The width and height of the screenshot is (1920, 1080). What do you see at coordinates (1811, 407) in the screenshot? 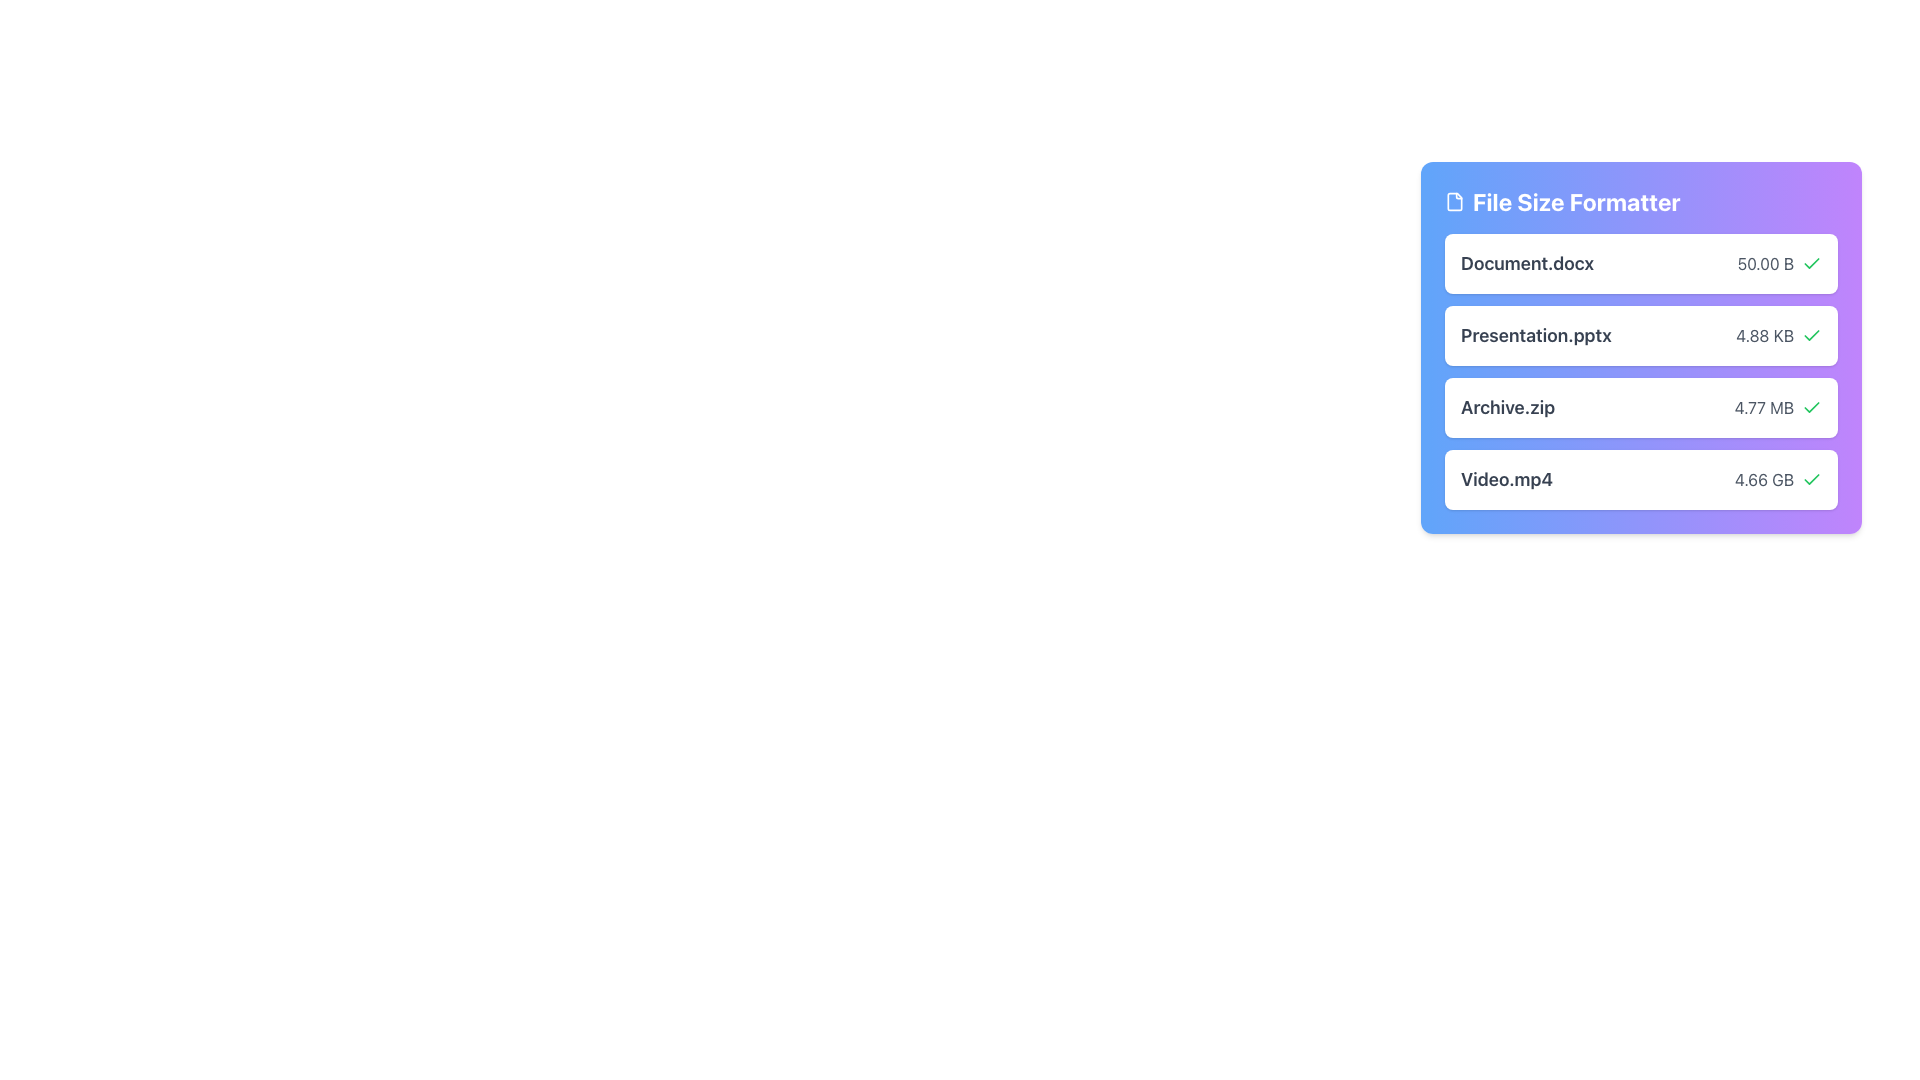
I see `the green checkmark icon indicating a successful state, located next to the text '4.77 MB' in the 'Archive.zip' item` at bounding box center [1811, 407].